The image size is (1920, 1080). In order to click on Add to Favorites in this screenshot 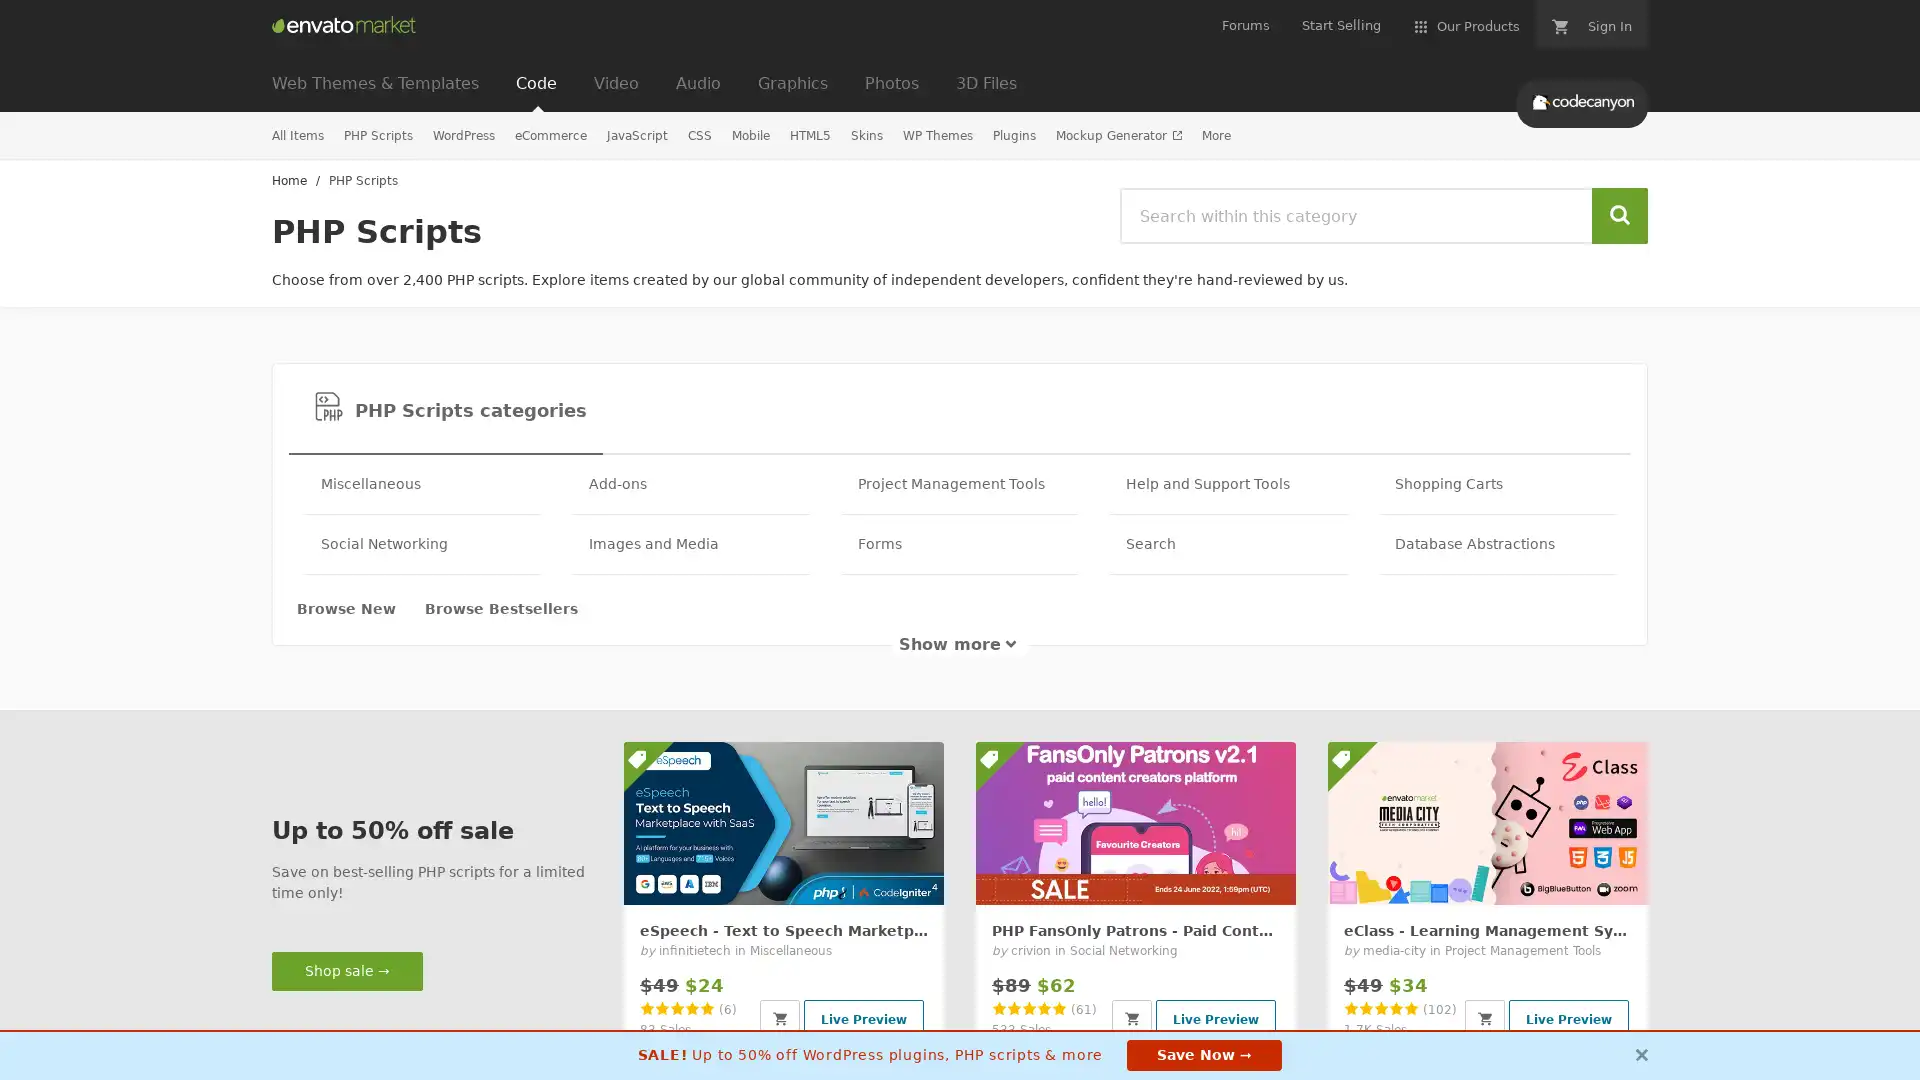, I will do `click(916, 875)`.